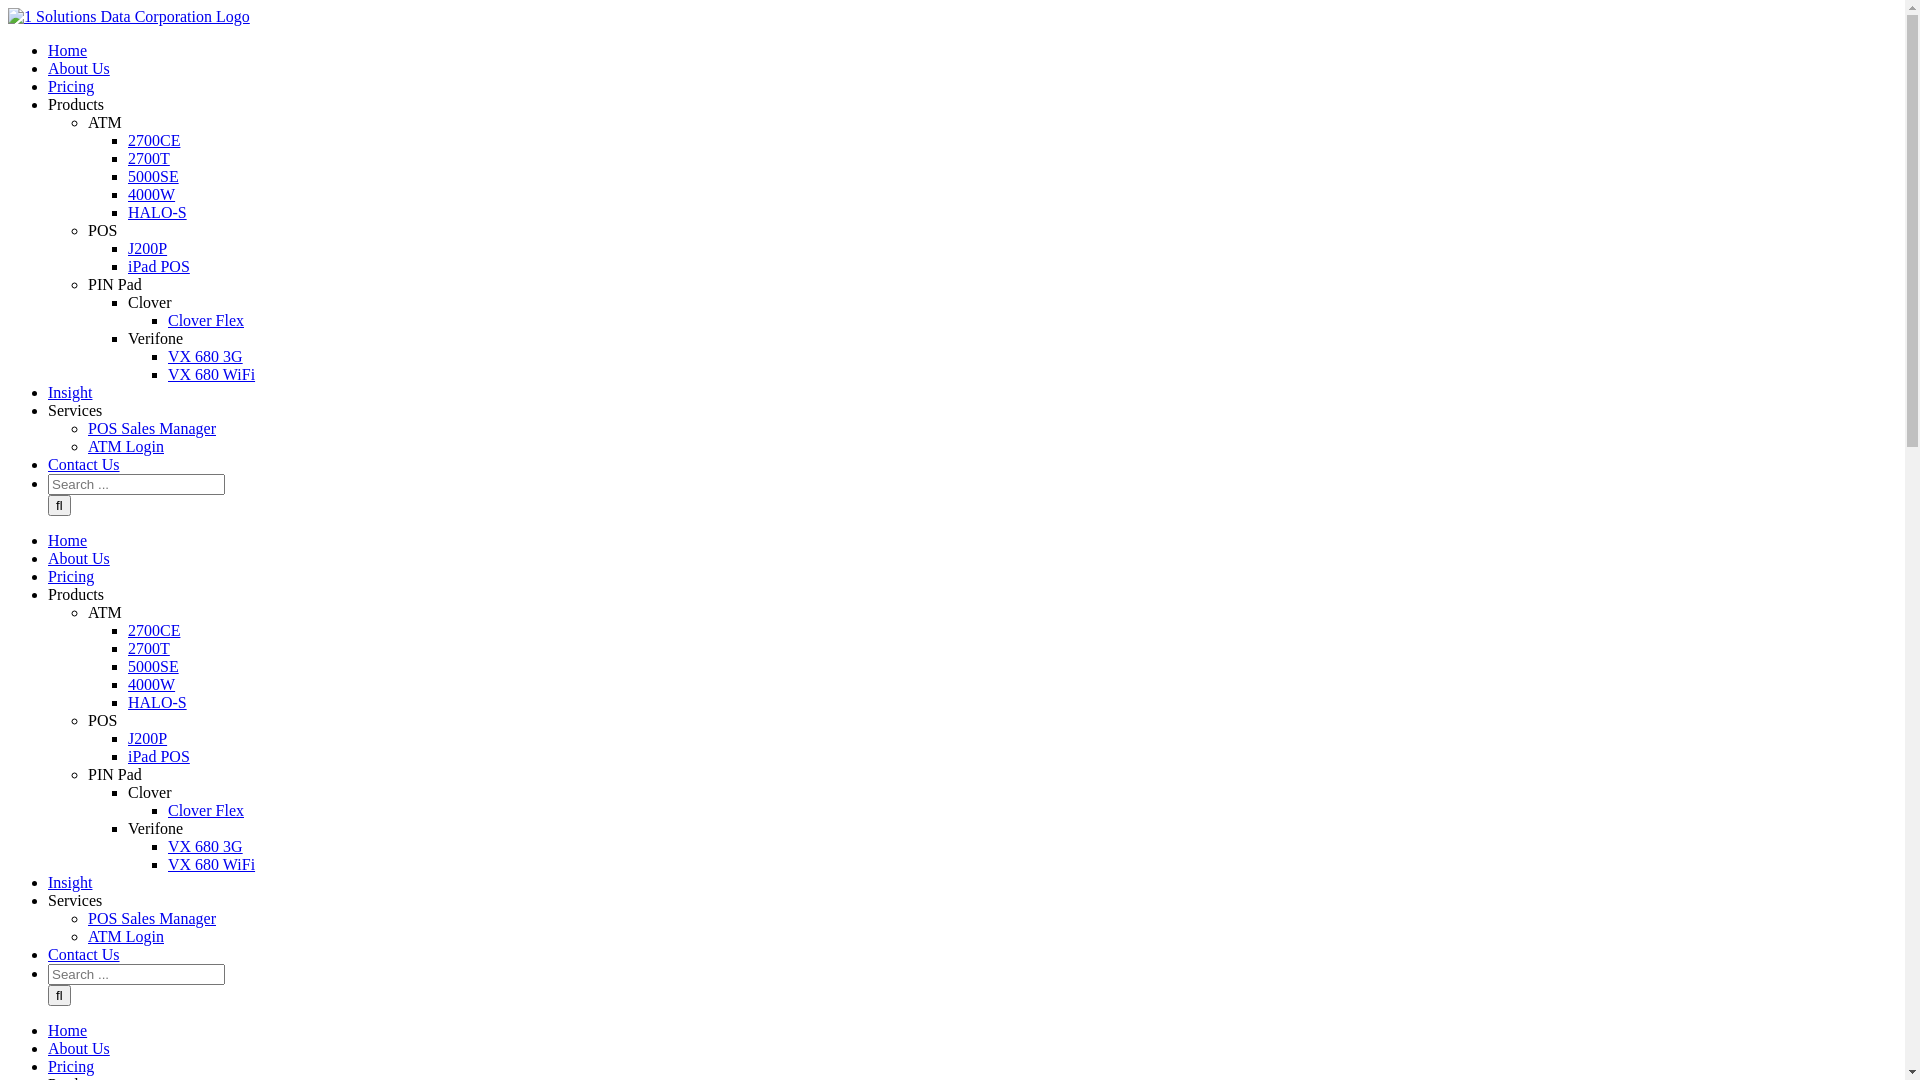 This screenshot has height=1080, width=1920. I want to click on '5000SE', so click(152, 175).